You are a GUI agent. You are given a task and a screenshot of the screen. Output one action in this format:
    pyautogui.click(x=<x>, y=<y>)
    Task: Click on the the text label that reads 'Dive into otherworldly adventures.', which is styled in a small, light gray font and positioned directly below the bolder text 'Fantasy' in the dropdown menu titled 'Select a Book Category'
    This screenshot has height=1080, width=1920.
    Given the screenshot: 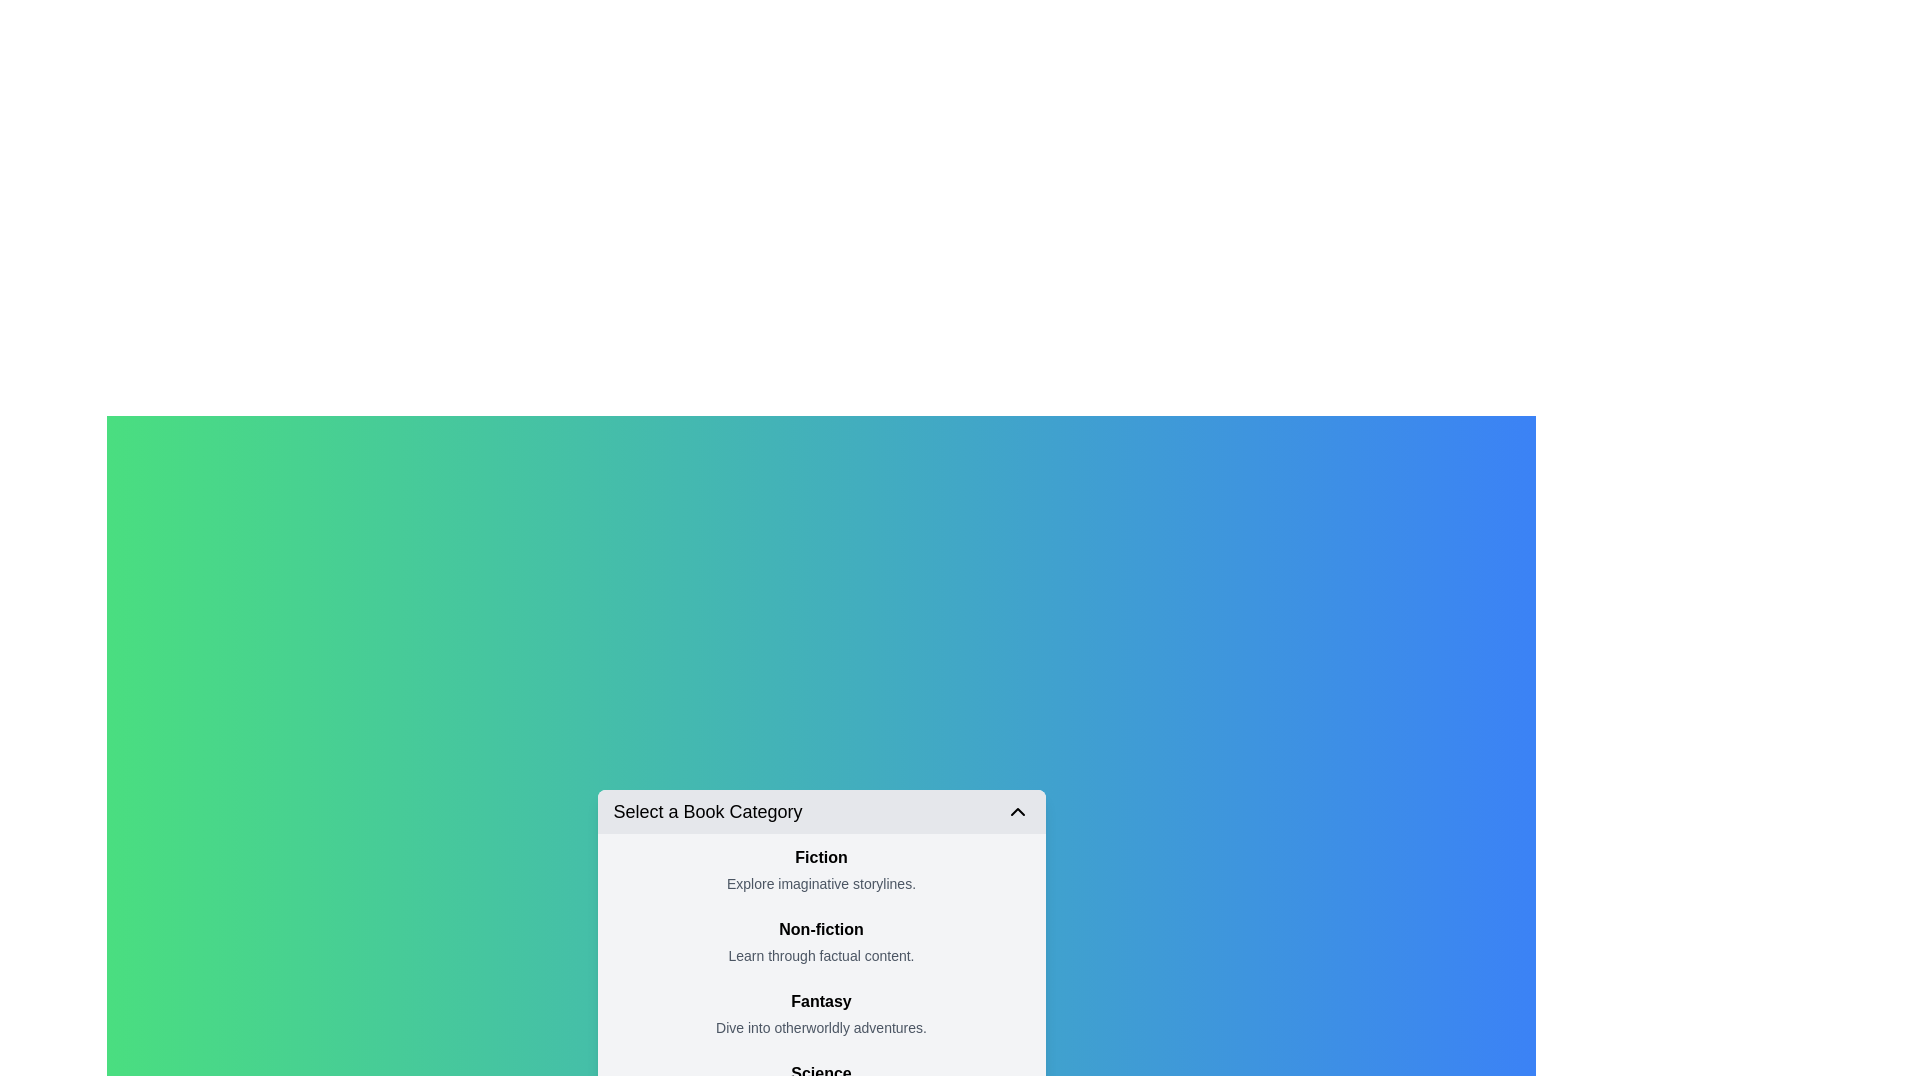 What is the action you would take?
    pyautogui.click(x=821, y=1028)
    